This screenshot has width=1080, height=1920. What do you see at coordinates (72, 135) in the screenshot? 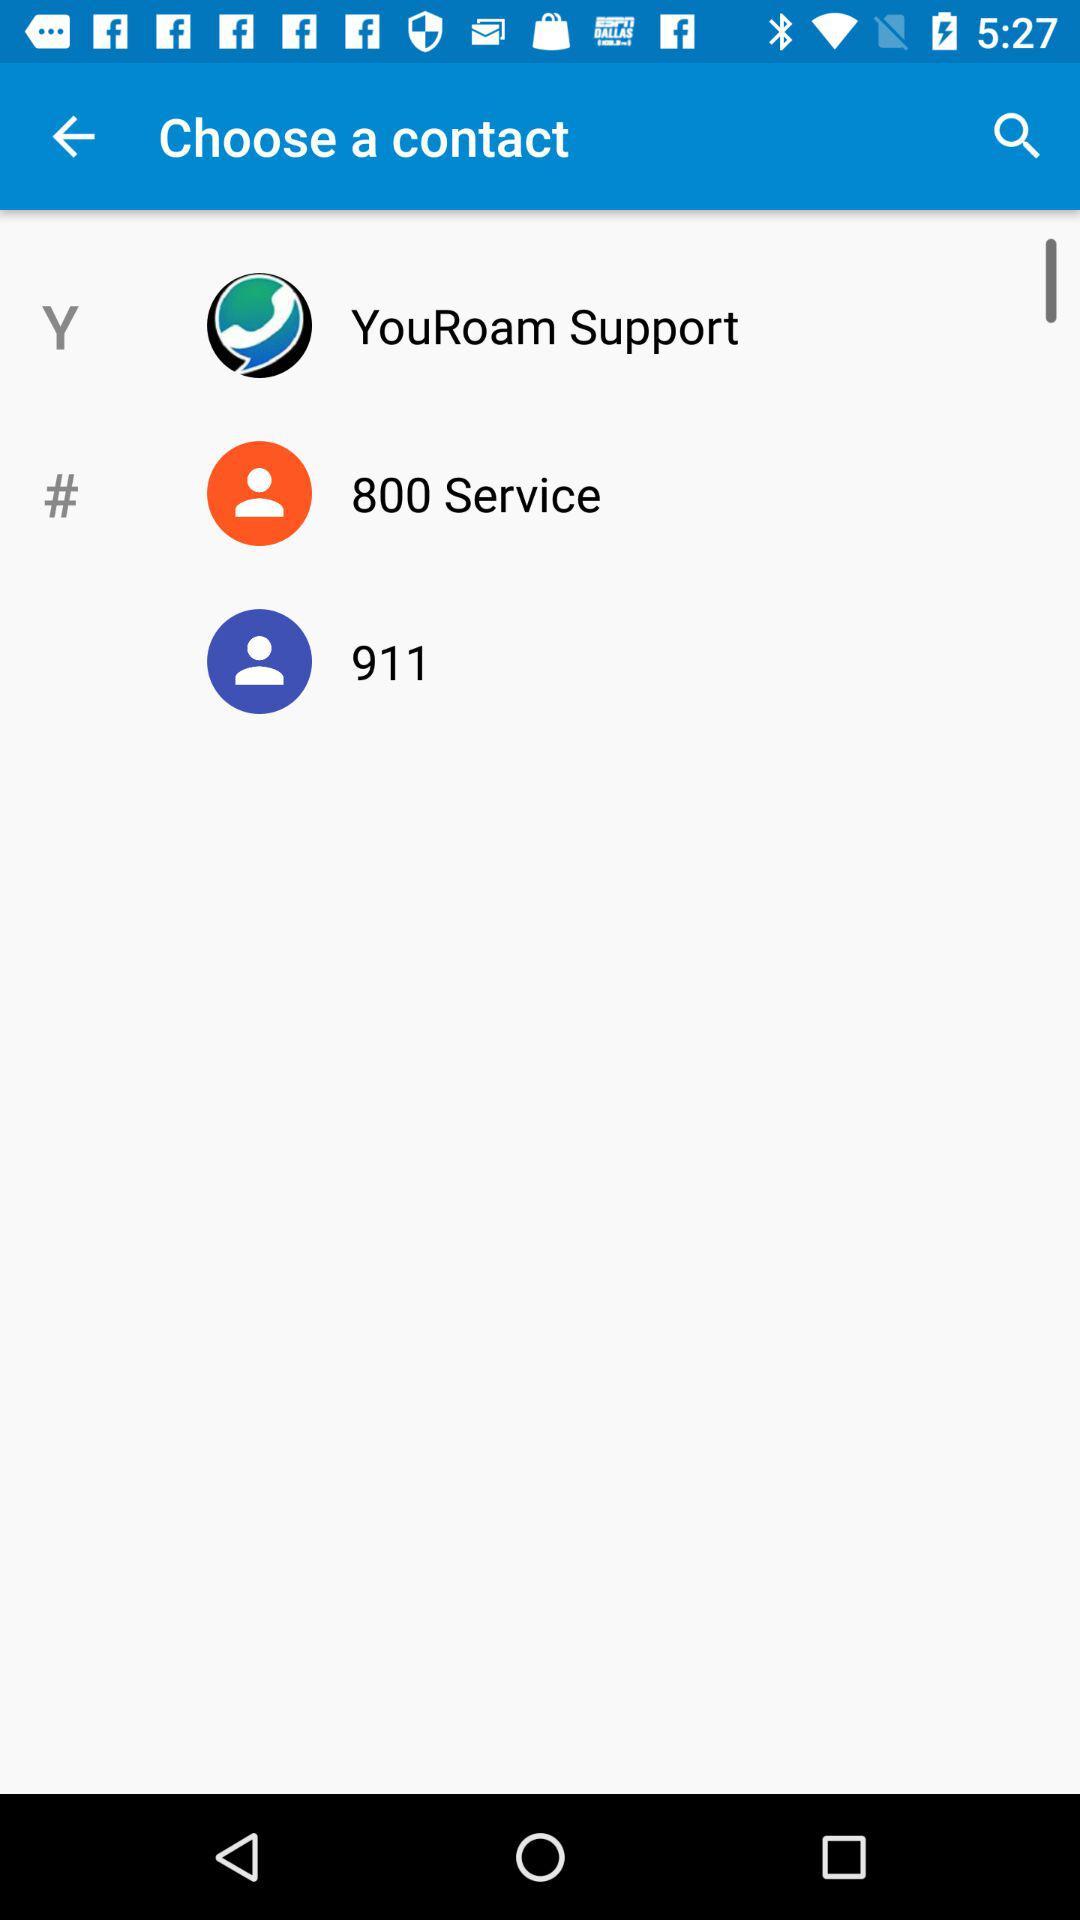
I see `item above y item` at bounding box center [72, 135].